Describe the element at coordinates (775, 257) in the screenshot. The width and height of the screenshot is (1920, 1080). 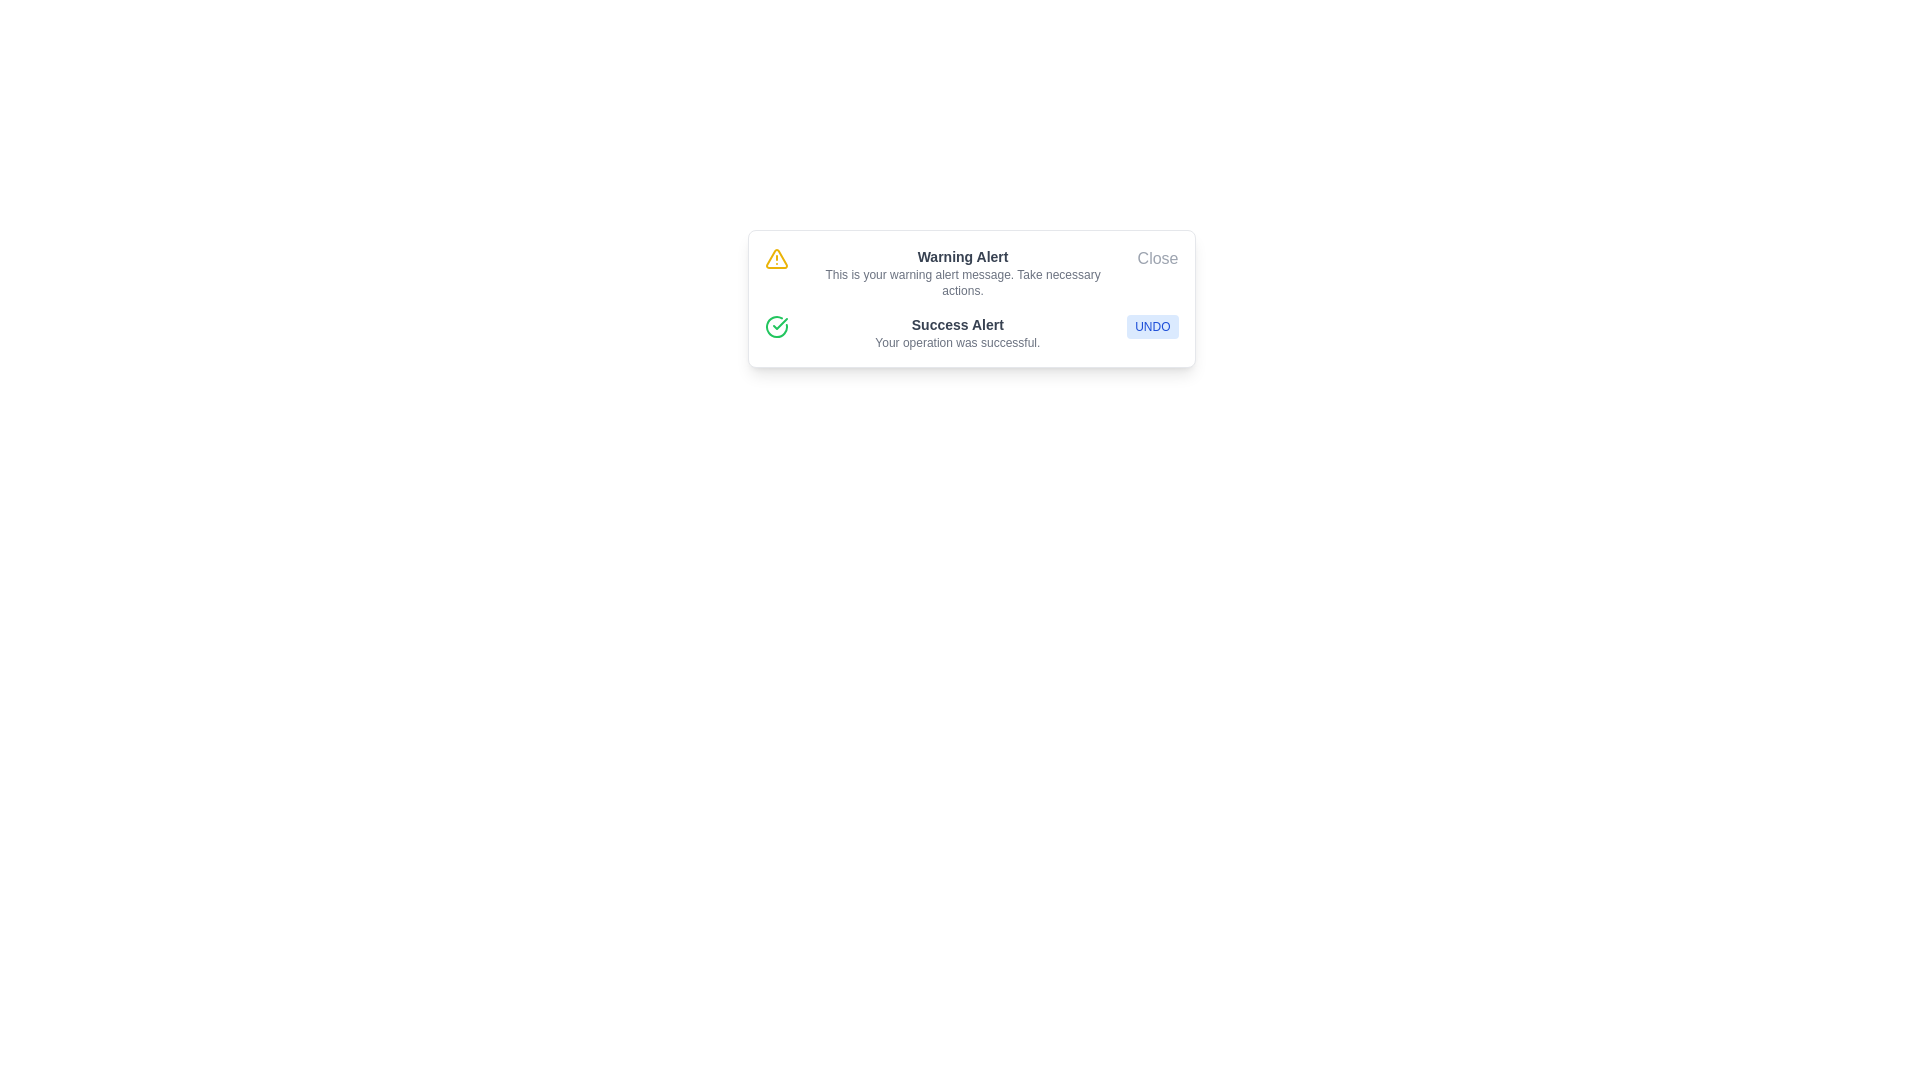
I see `the warning alert icon located at the top left of the warning alert box, which symbolizes caution or potential issues` at that location.